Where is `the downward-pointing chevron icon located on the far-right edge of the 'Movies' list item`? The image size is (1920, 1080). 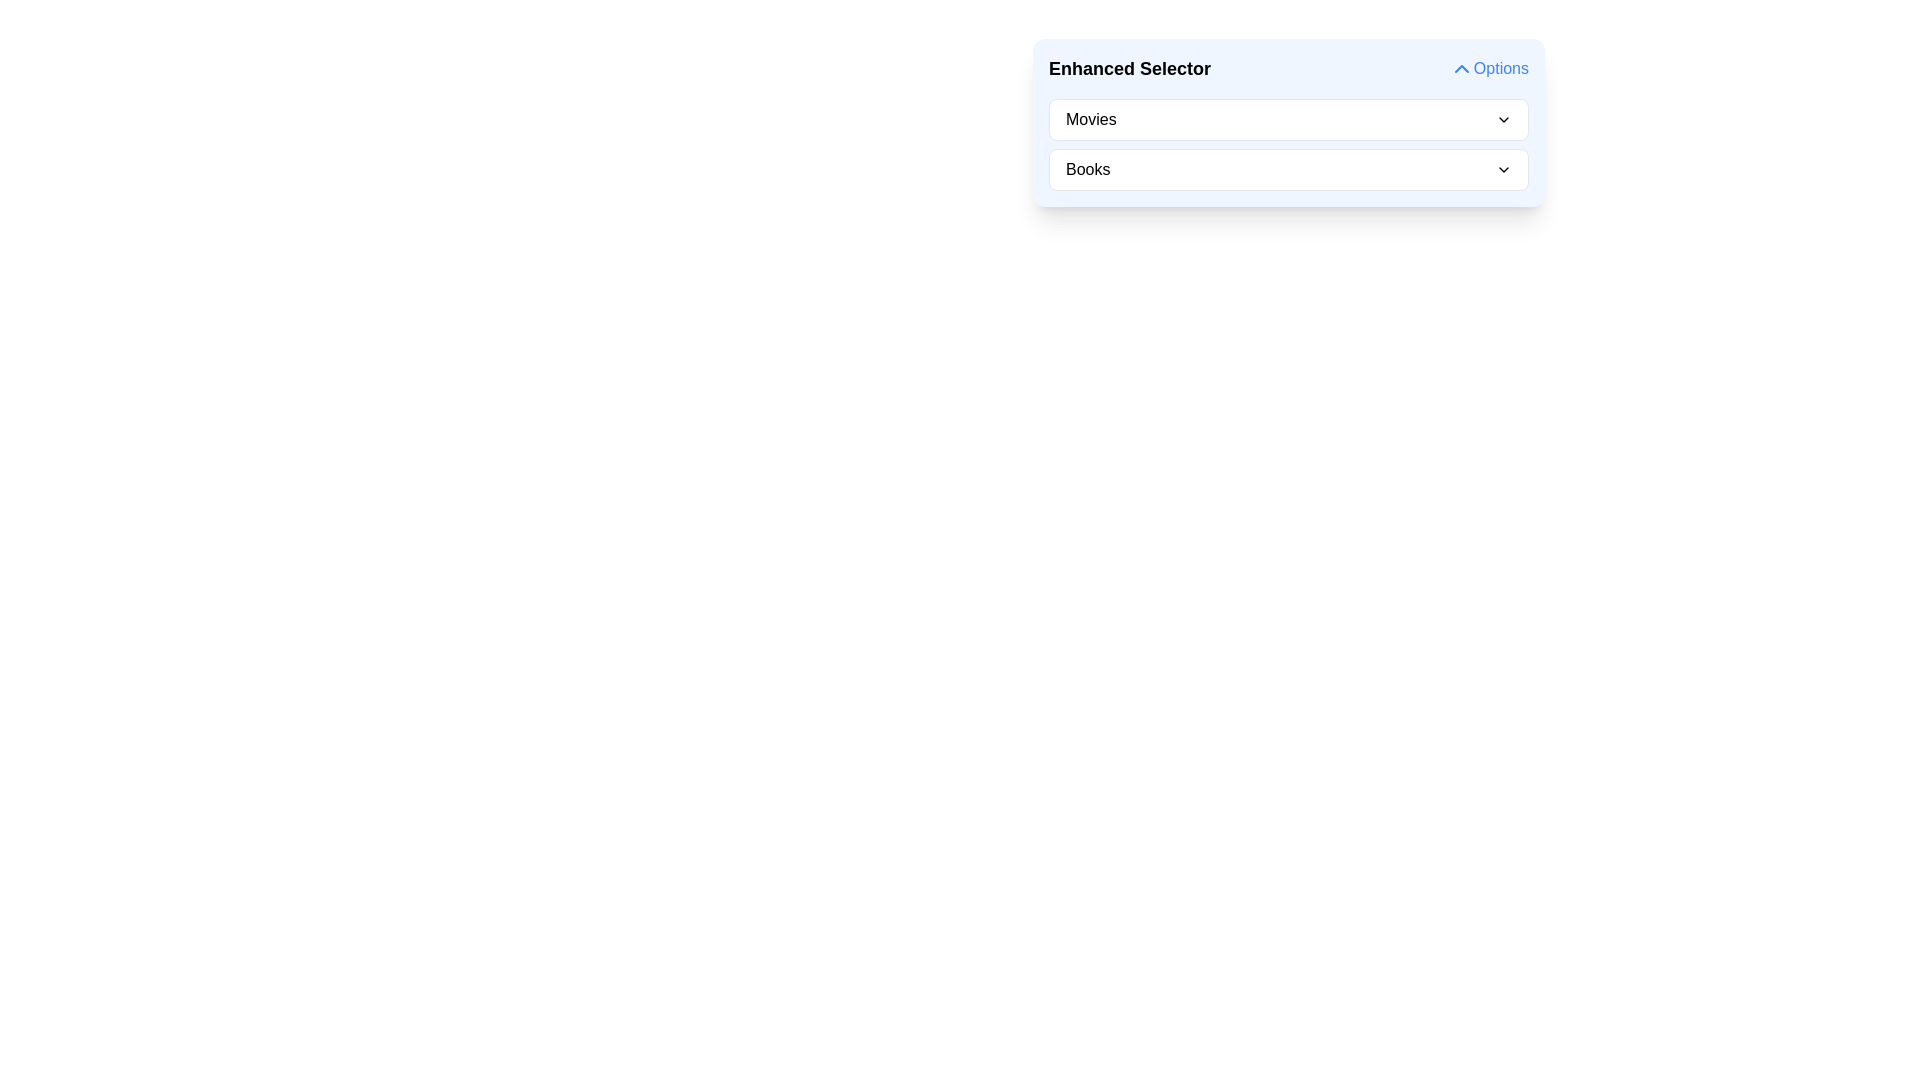
the downward-pointing chevron icon located on the far-right edge of the 'Movies' list item is located at coordinates (1503, 119).